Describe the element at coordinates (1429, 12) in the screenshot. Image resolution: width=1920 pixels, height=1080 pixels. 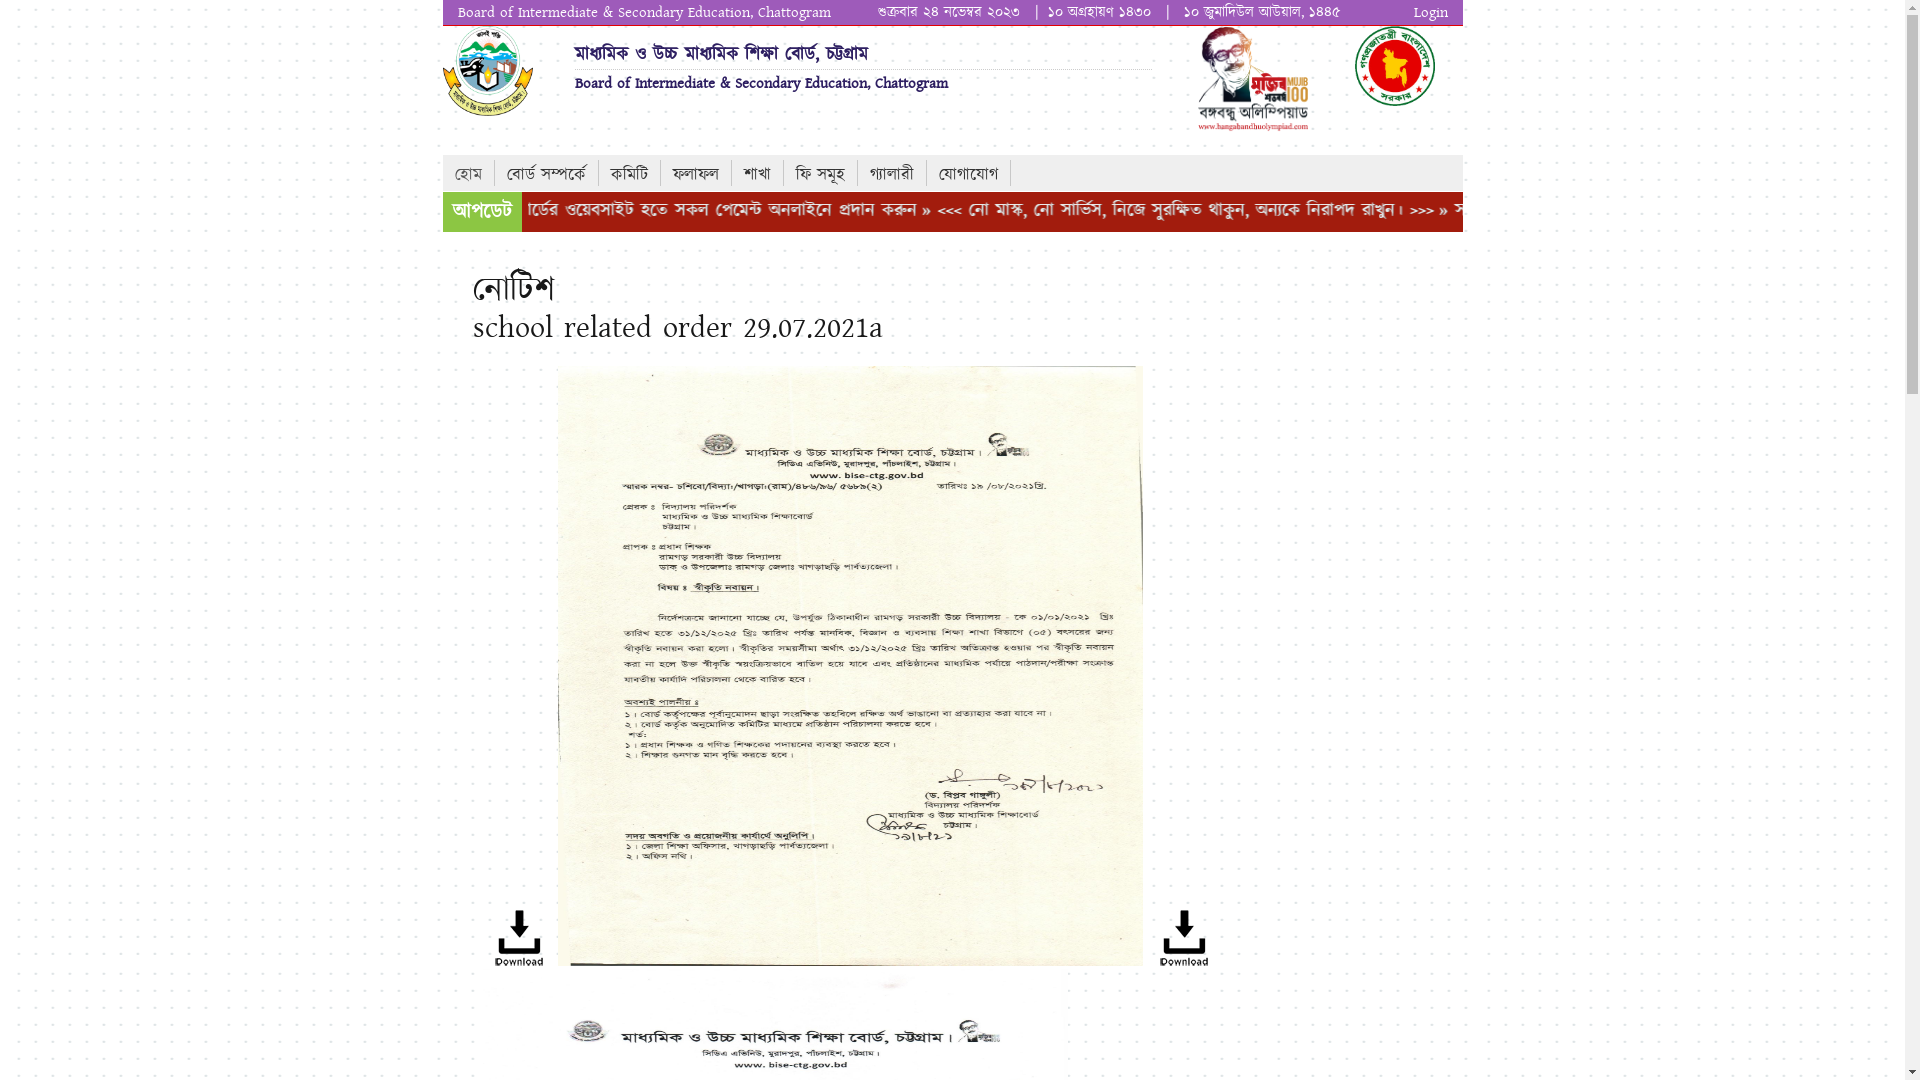
I see `'Login'` at that location.